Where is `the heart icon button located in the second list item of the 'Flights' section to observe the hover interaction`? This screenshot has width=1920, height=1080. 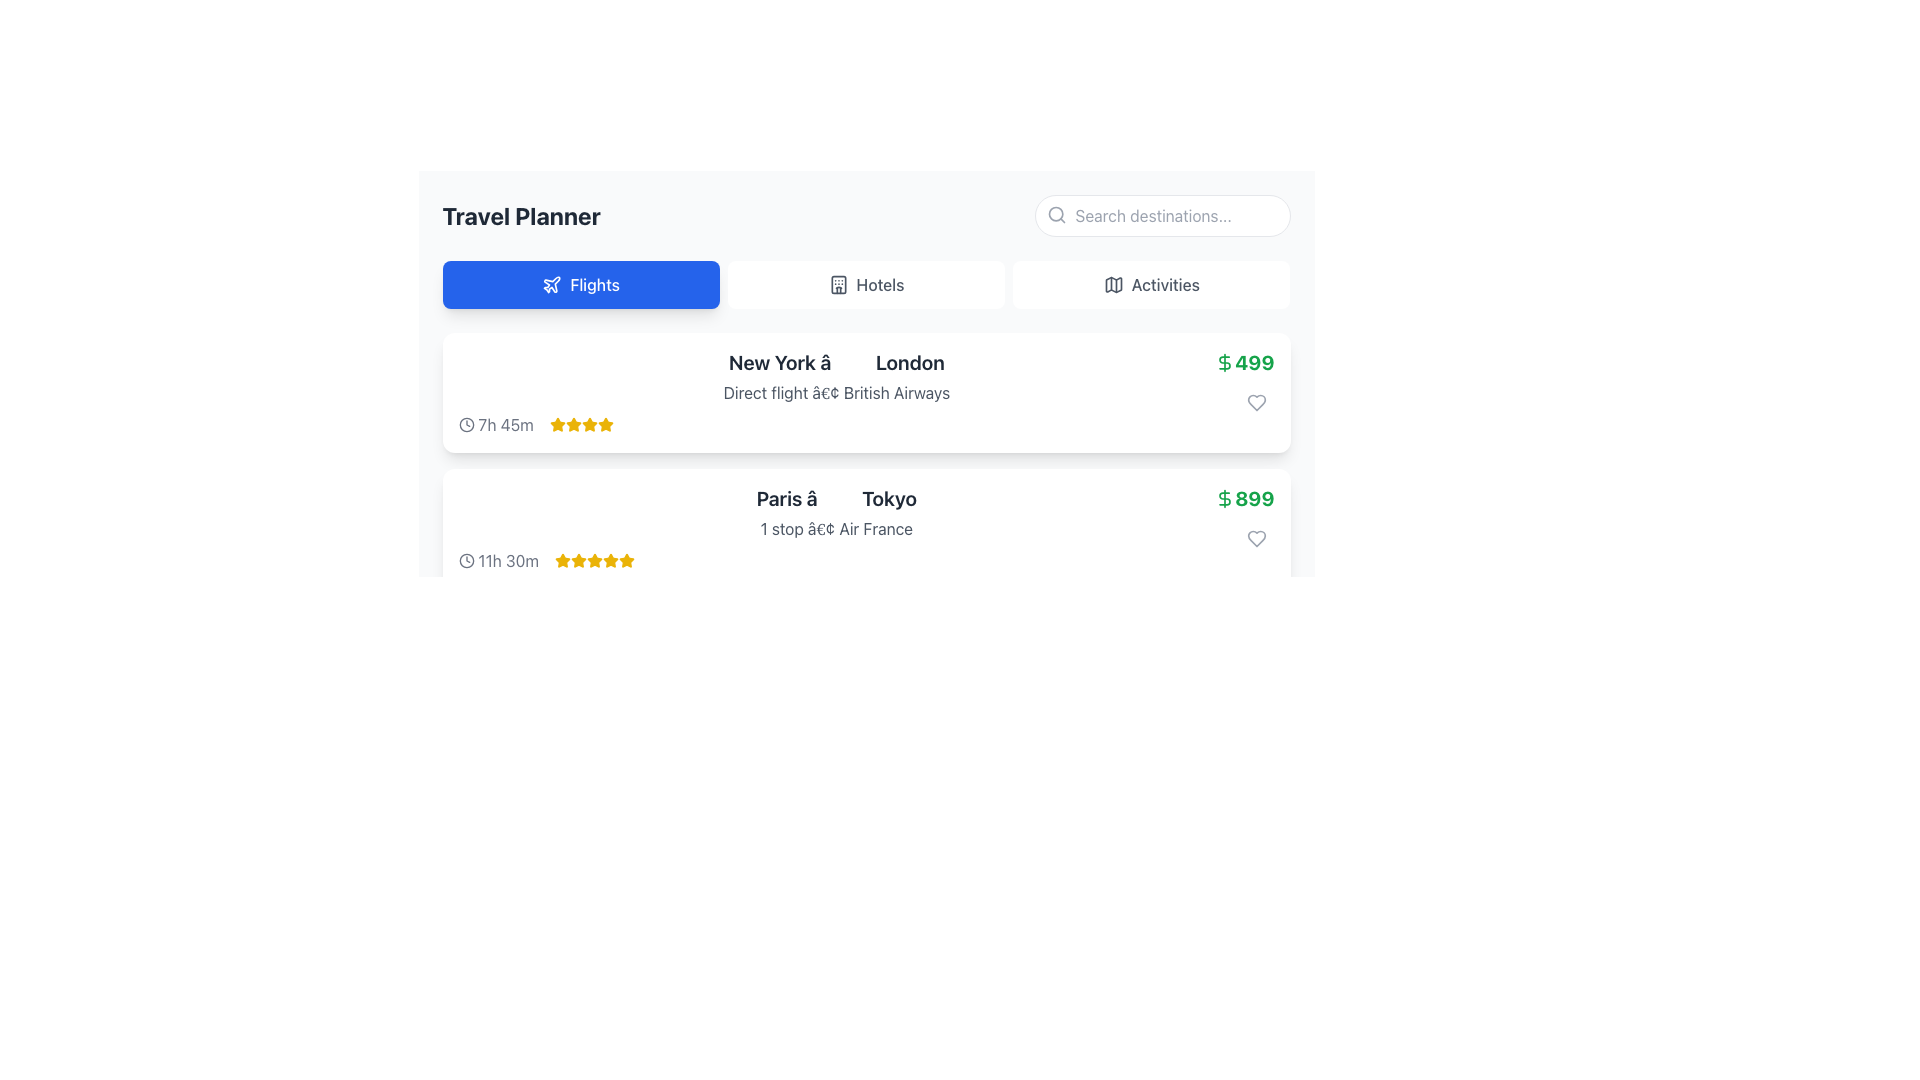
the heart icon button located in the second list item of the 'Flights' section to observe the hover interaction is located at coordinates (1255, 538).